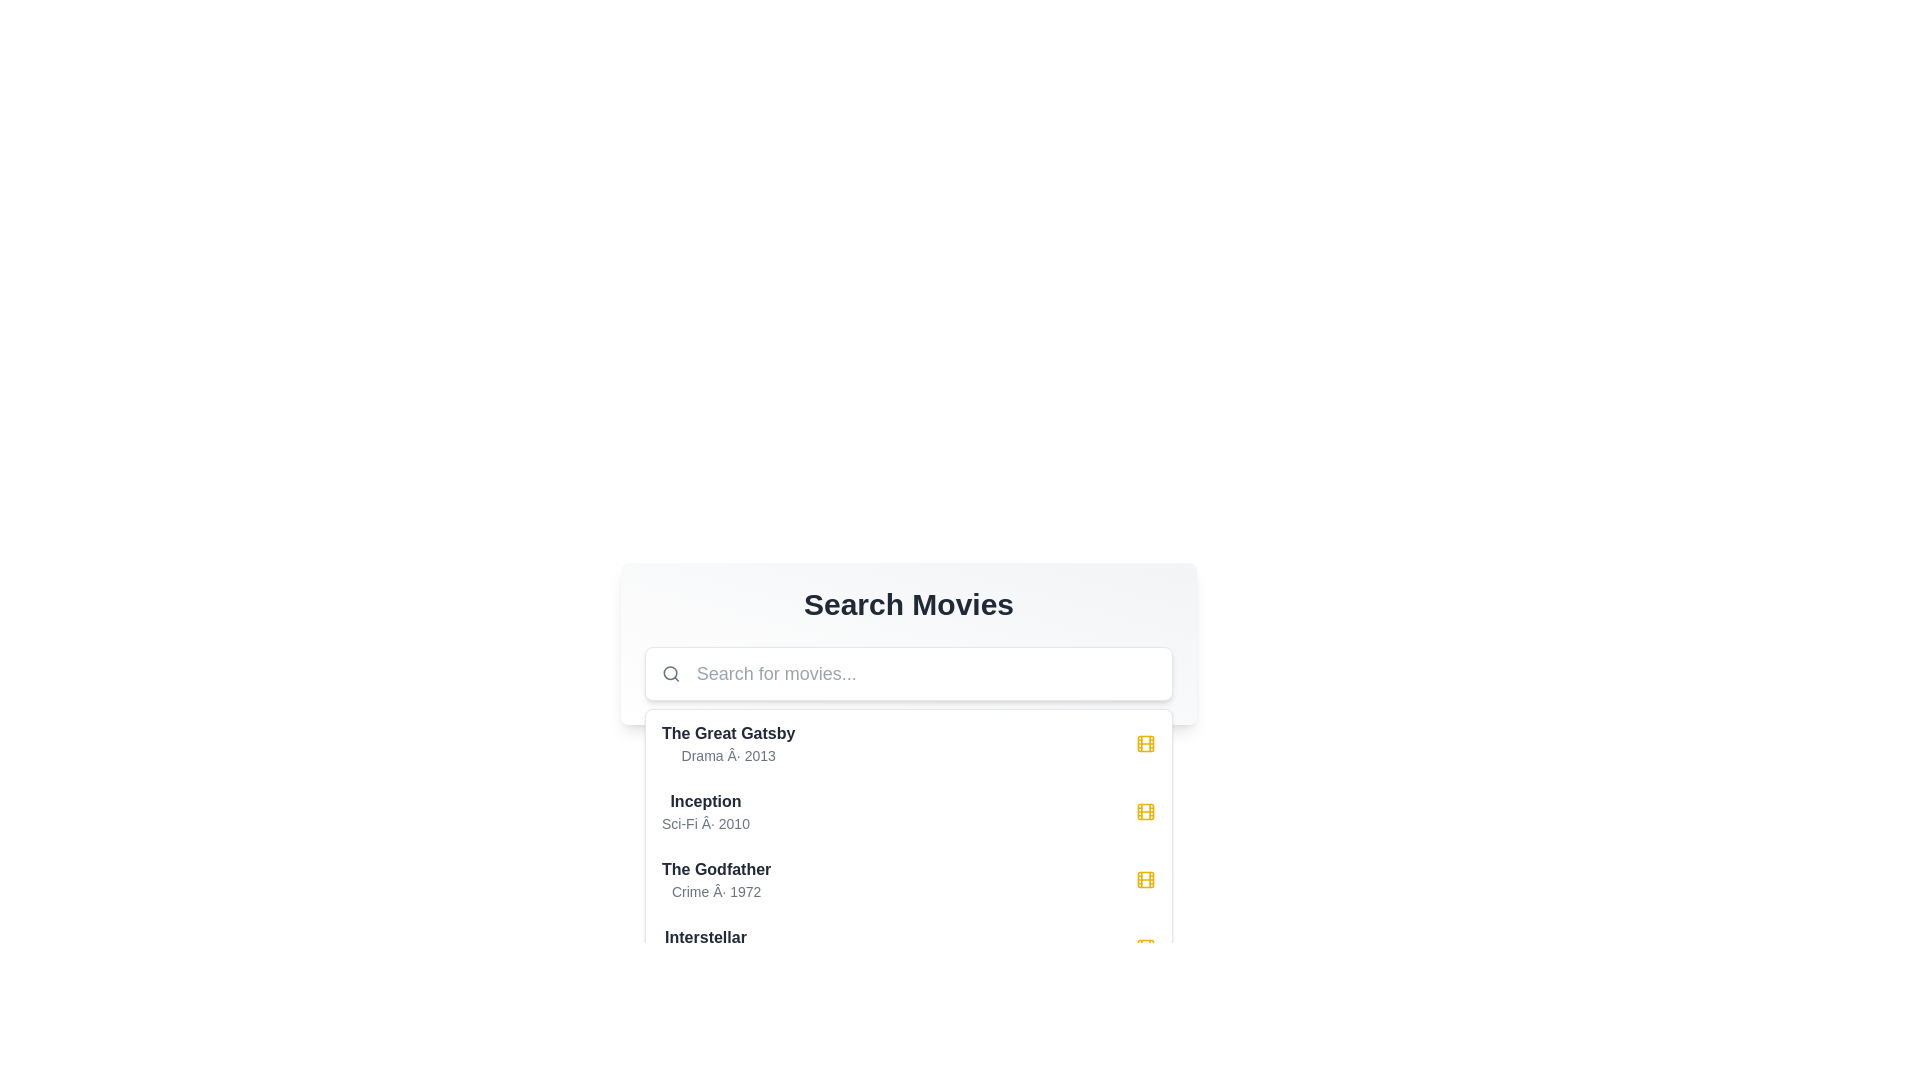  What do you see at coordinates (907, 878) in the screenshot?
I see `the list item containing the title 'The Godfather' with a bold font and the subtitle 'Crime · 1972' in a lighter gray font, which is the third row in the vertical list of movie items` at bounding box center [907, 878].